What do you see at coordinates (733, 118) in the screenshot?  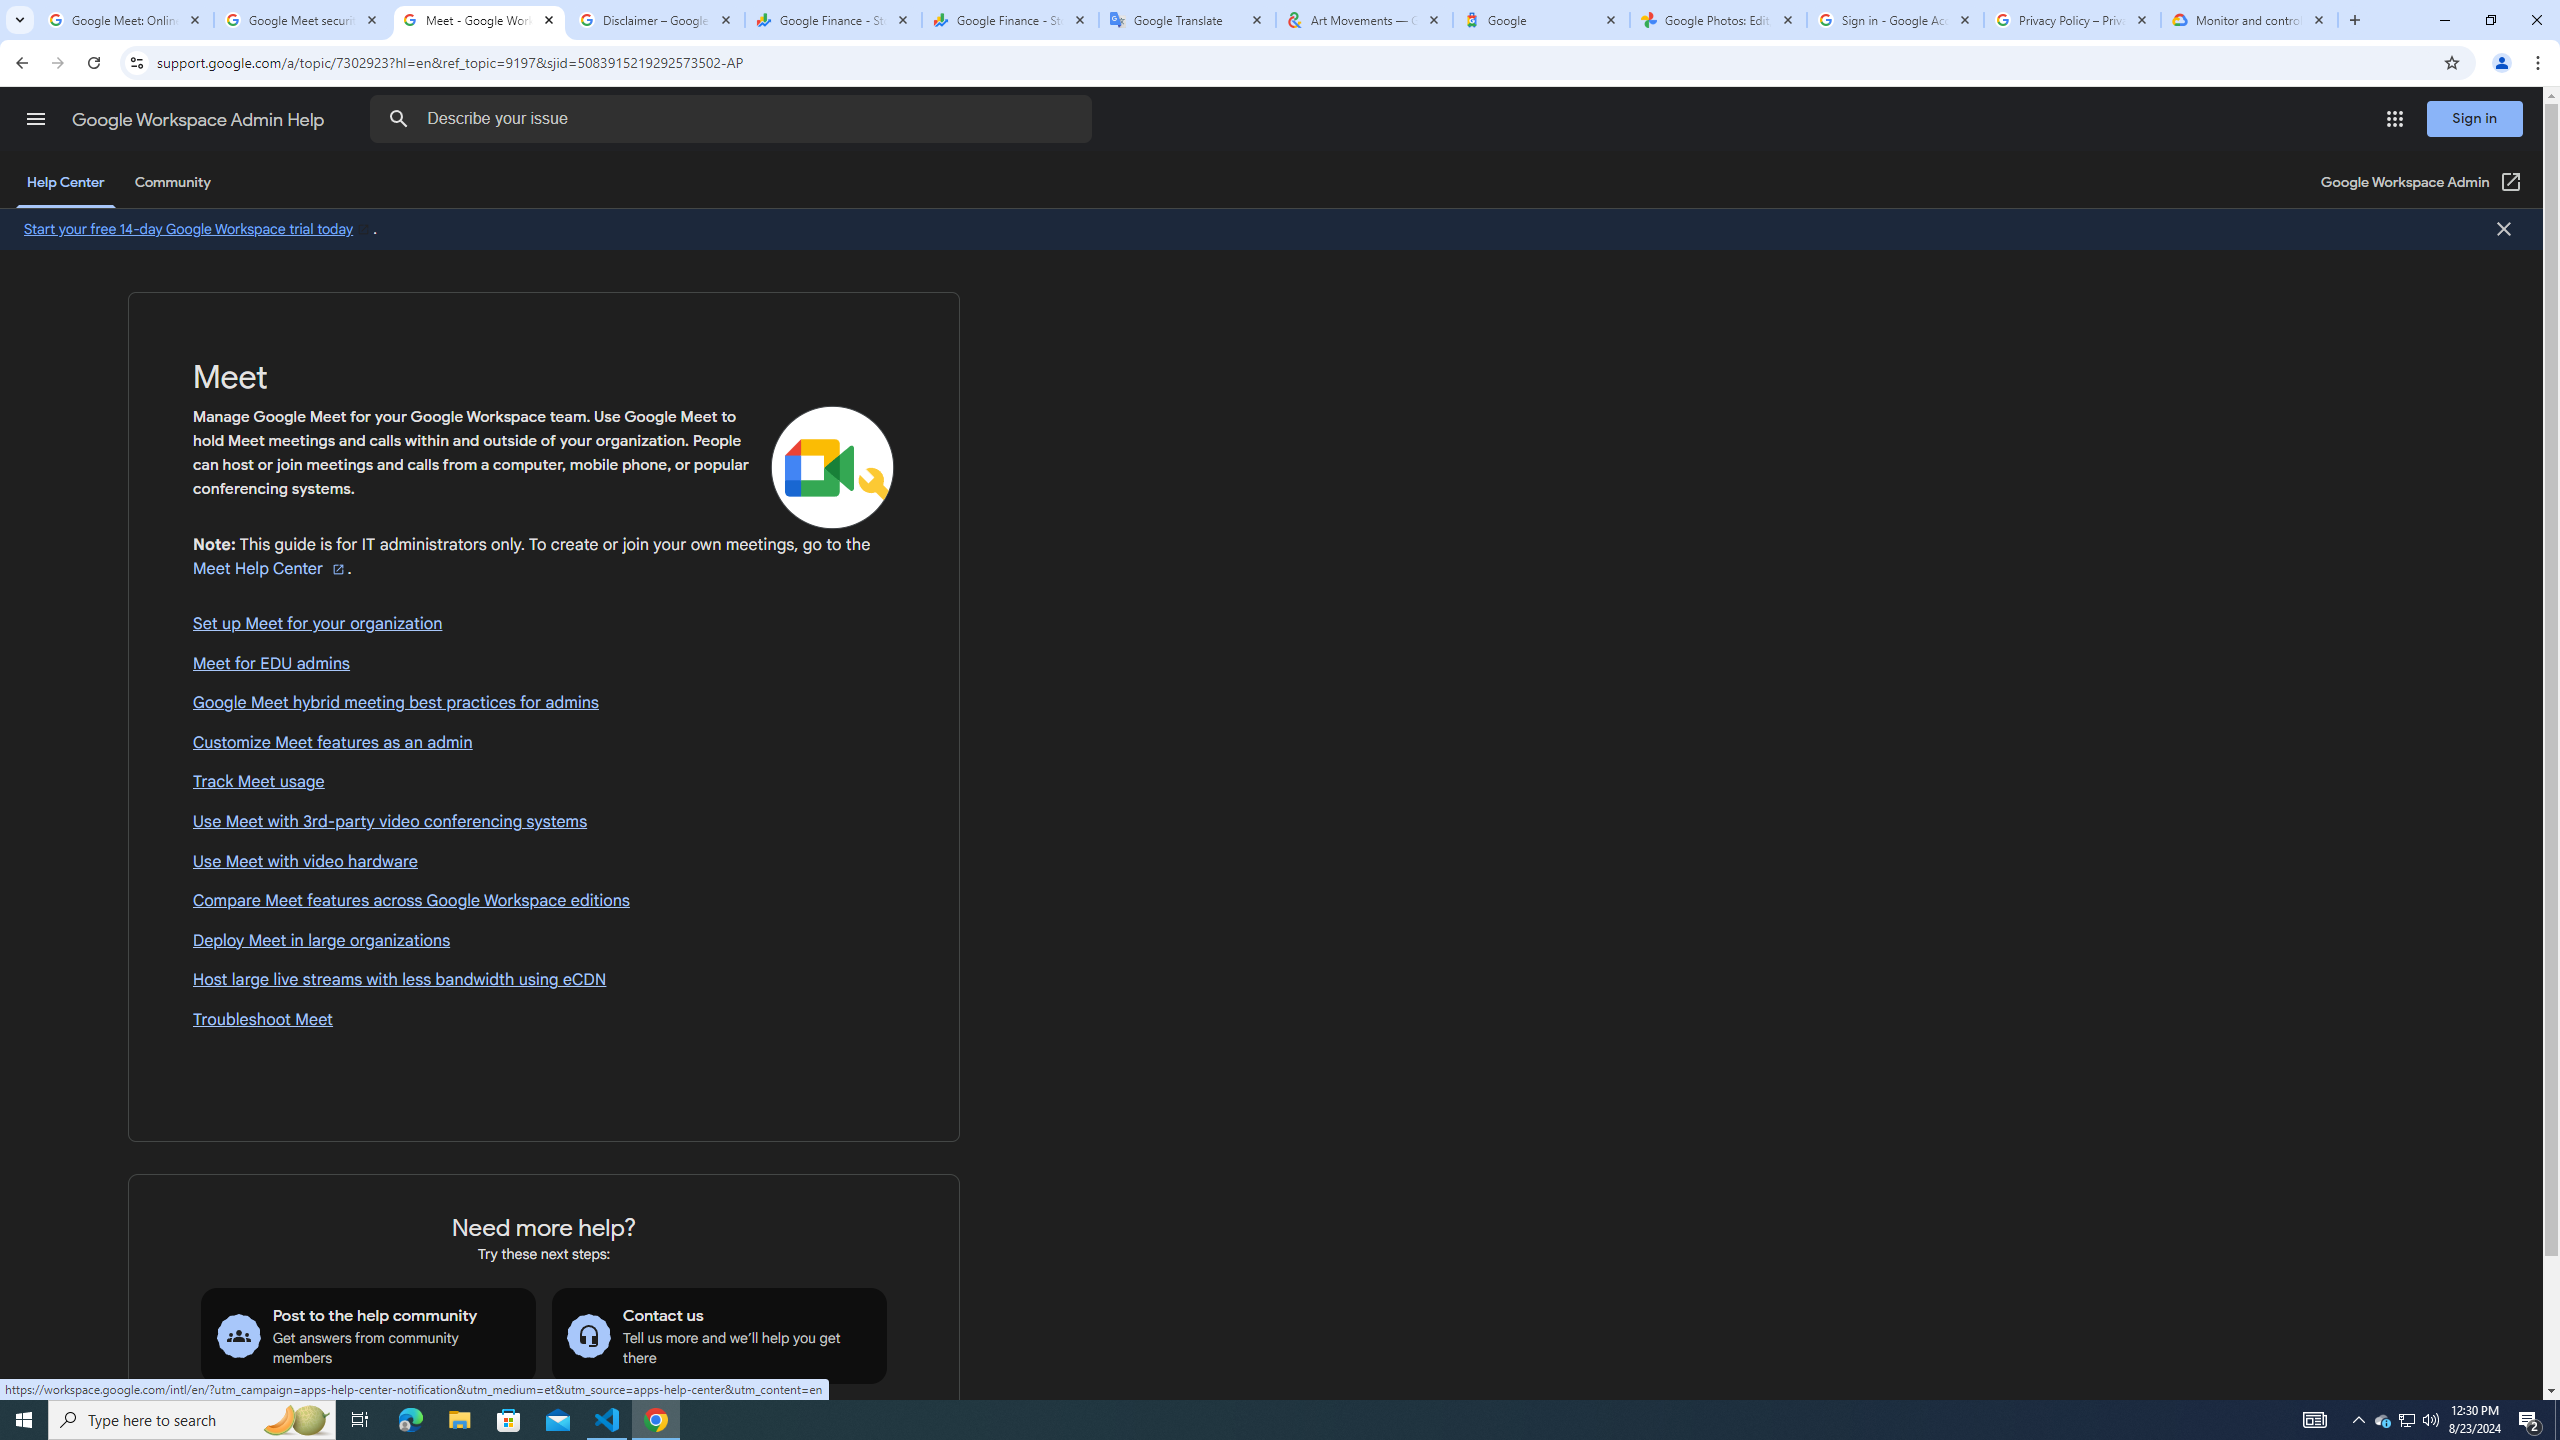 I see `'Describe your issue'` at bounding box center [733, 118].